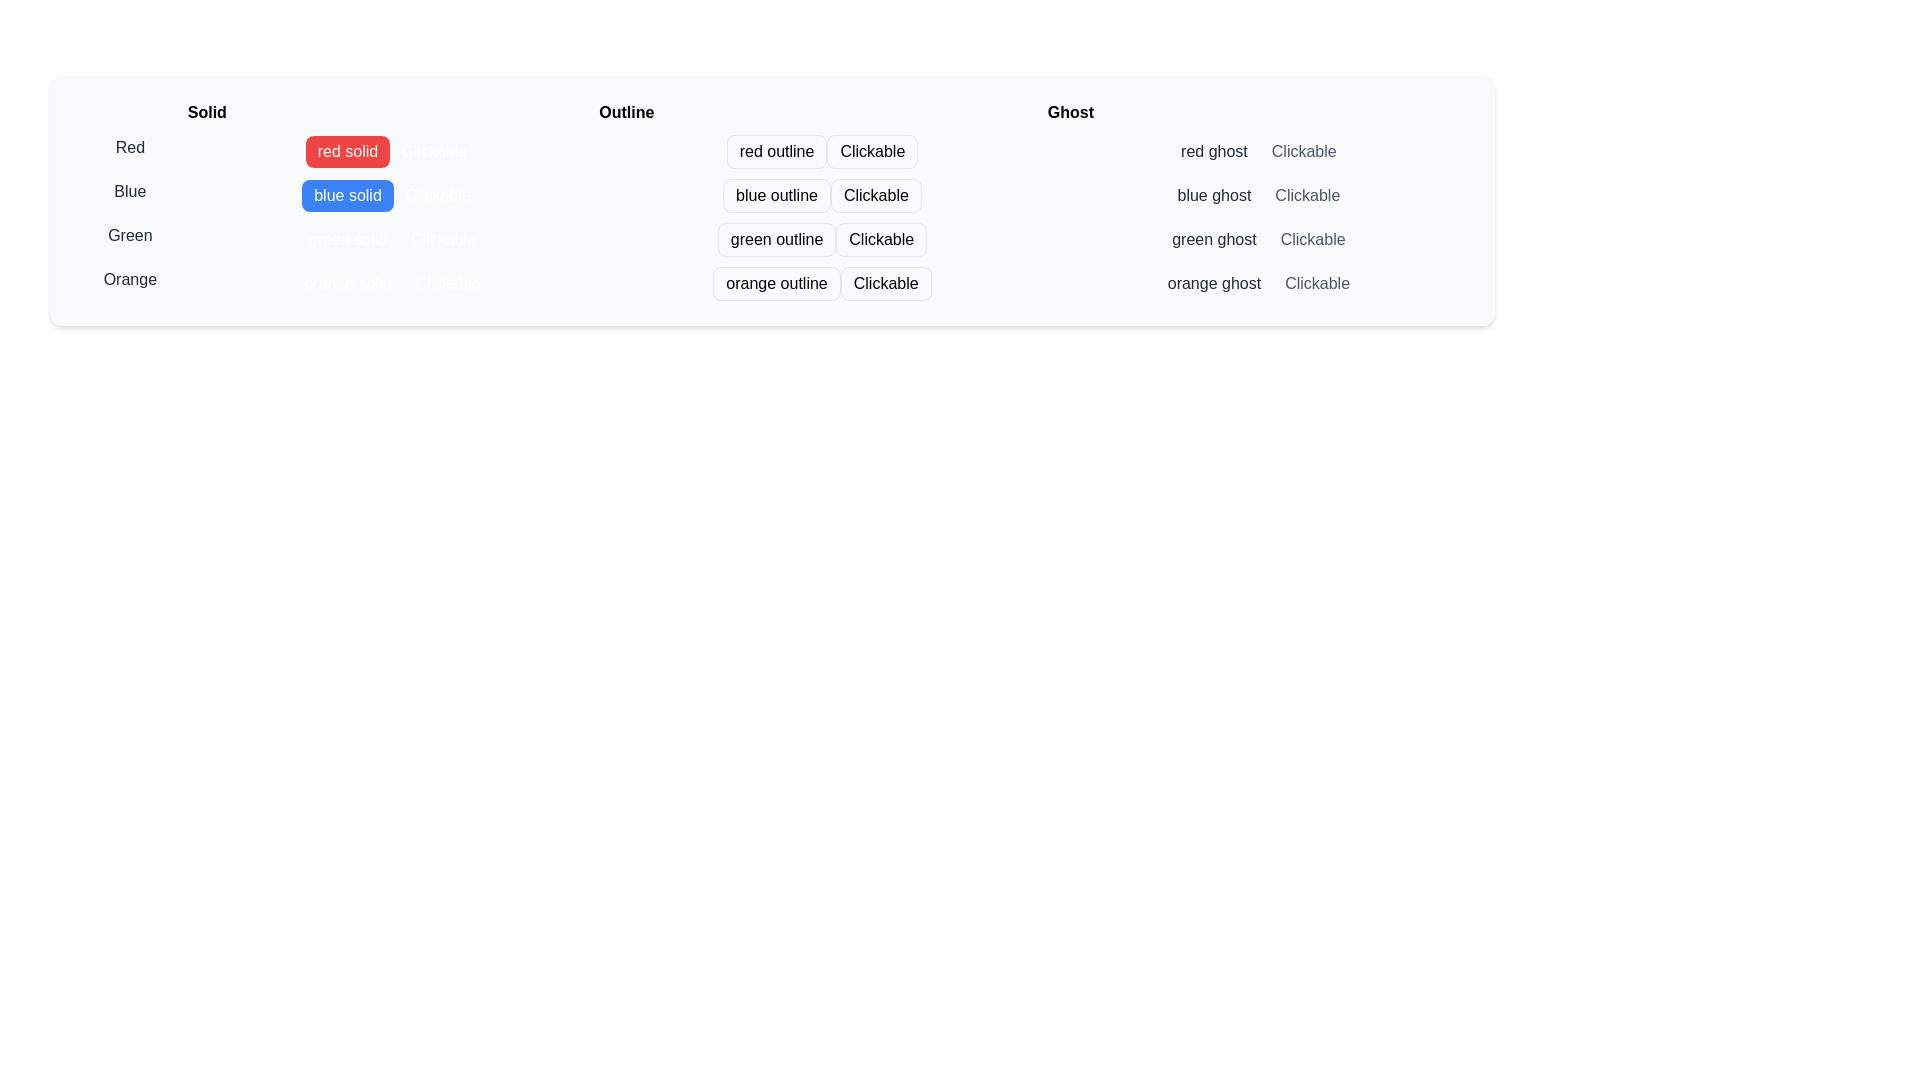  Describe the element at coordinates (822, 146) in the screenshot. I see `the first row of the aligned group of styled text containers in the 'Outline' column` at that location.